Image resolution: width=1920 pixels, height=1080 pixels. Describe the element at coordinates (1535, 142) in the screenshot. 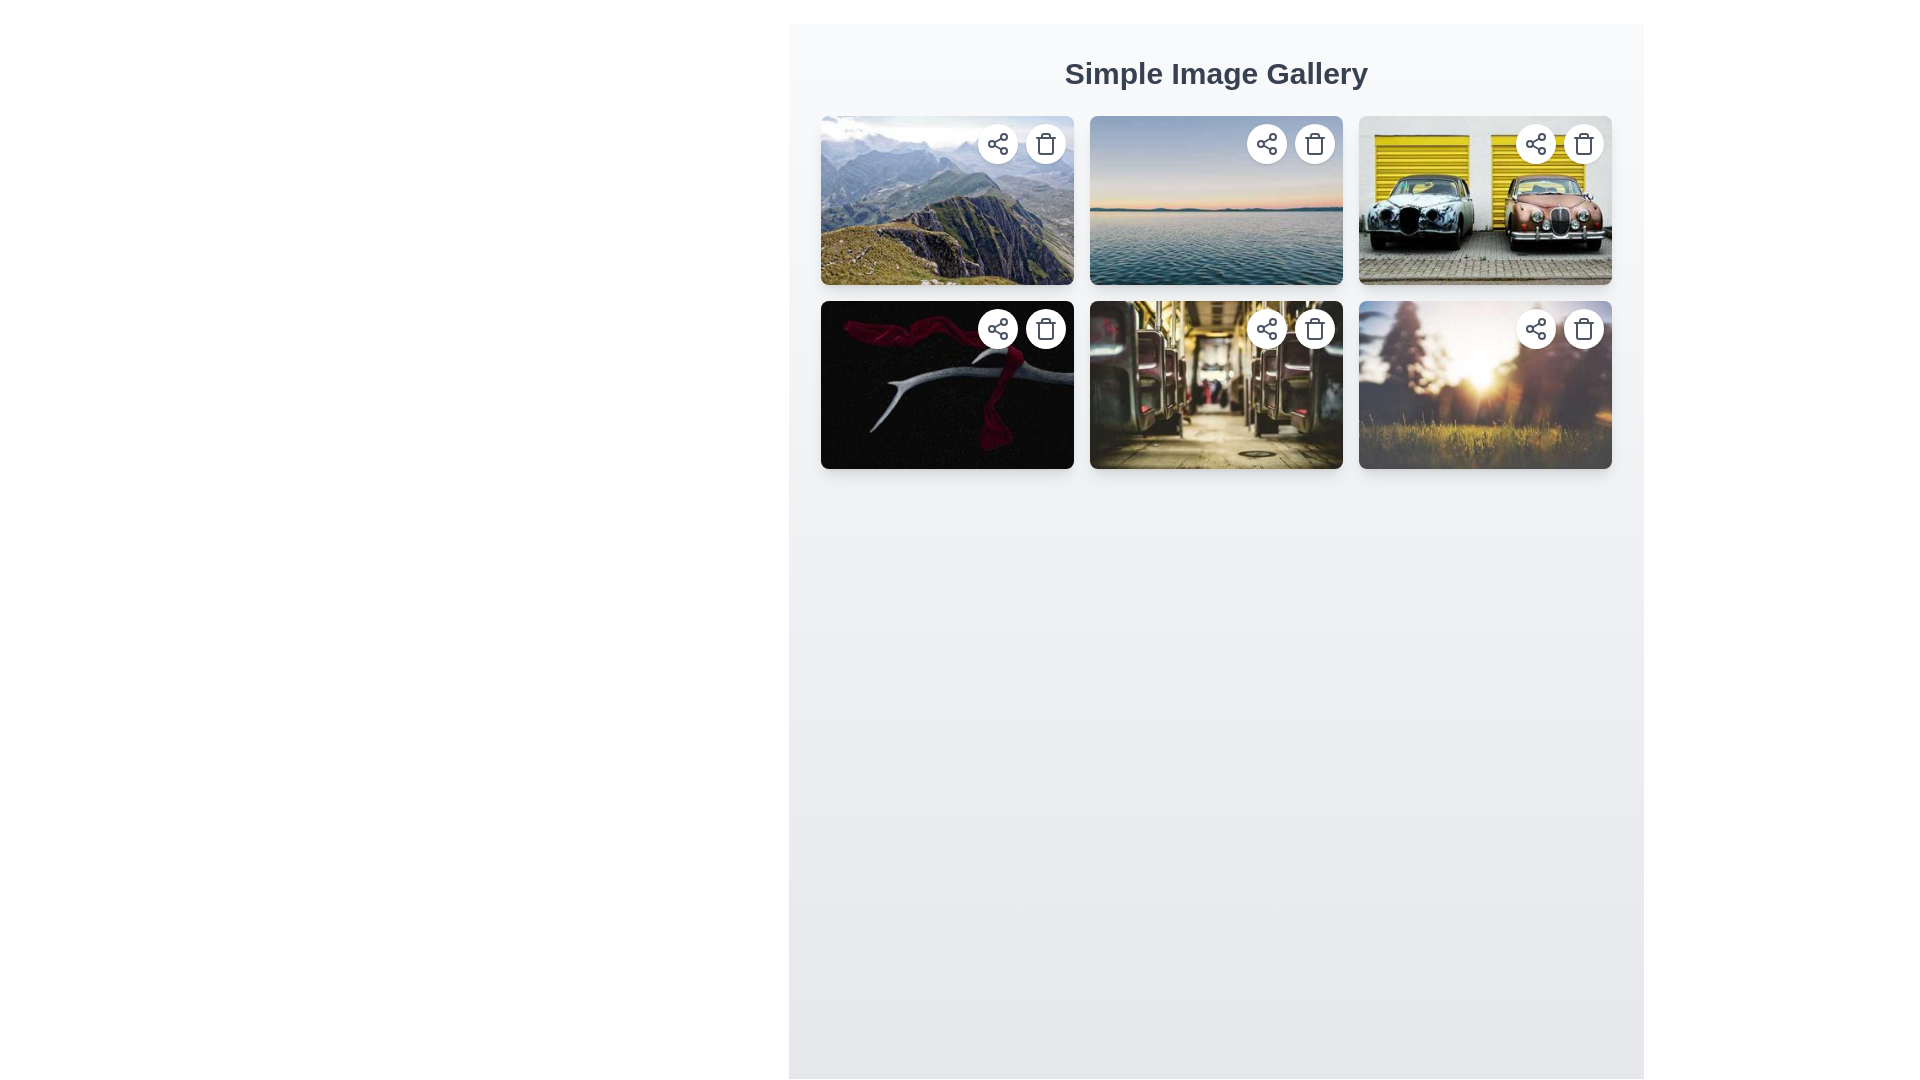

I see `the share icon located in the top-right corner of the fourth image in the gallery grid to trigger a visual response` at that location.